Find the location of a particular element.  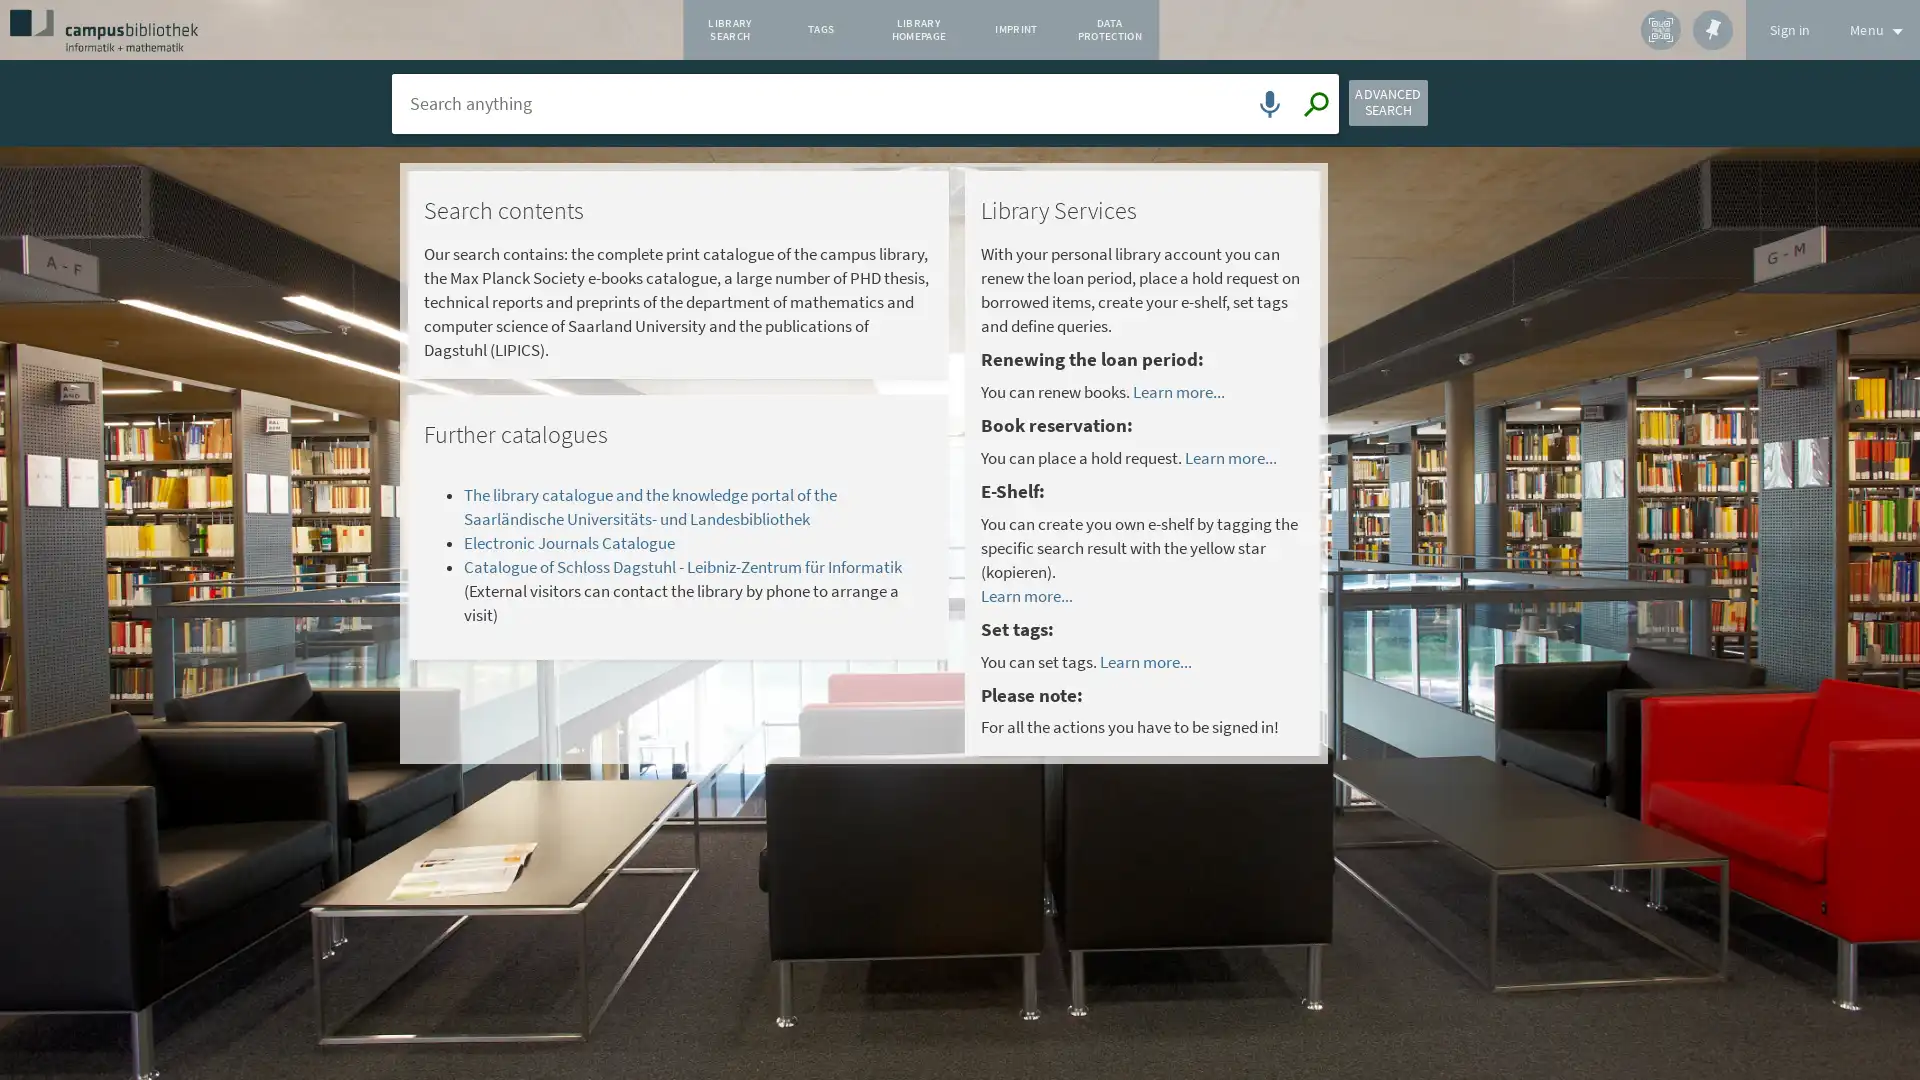

QR is located at coordinates (1660, 30).